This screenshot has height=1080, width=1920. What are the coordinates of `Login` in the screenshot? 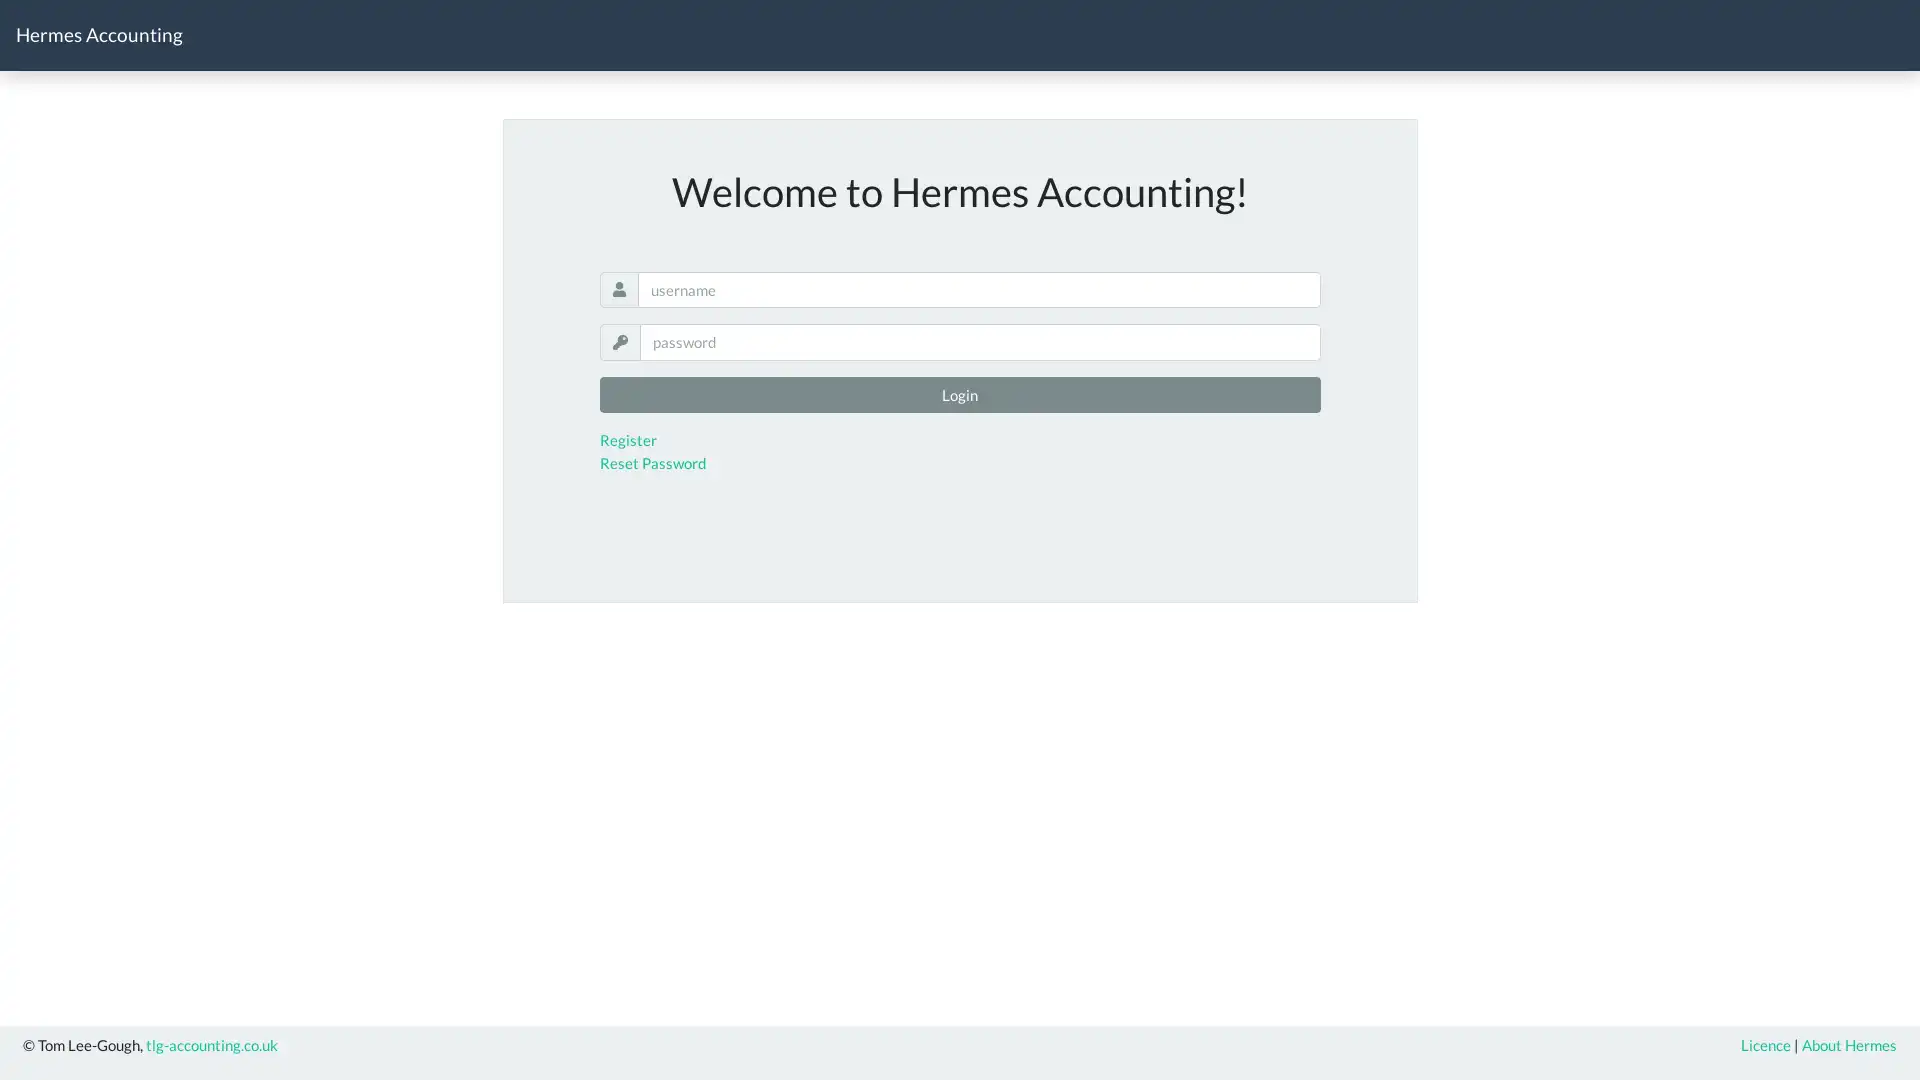 It's located at (958, 394).